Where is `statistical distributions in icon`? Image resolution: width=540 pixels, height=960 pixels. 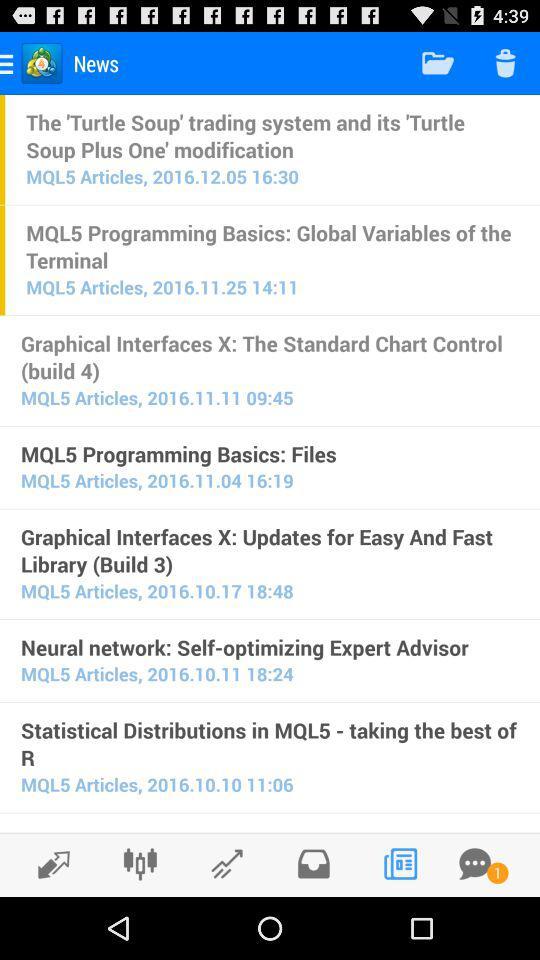
statistical distributions in icon is located at coordinates (270, 743).